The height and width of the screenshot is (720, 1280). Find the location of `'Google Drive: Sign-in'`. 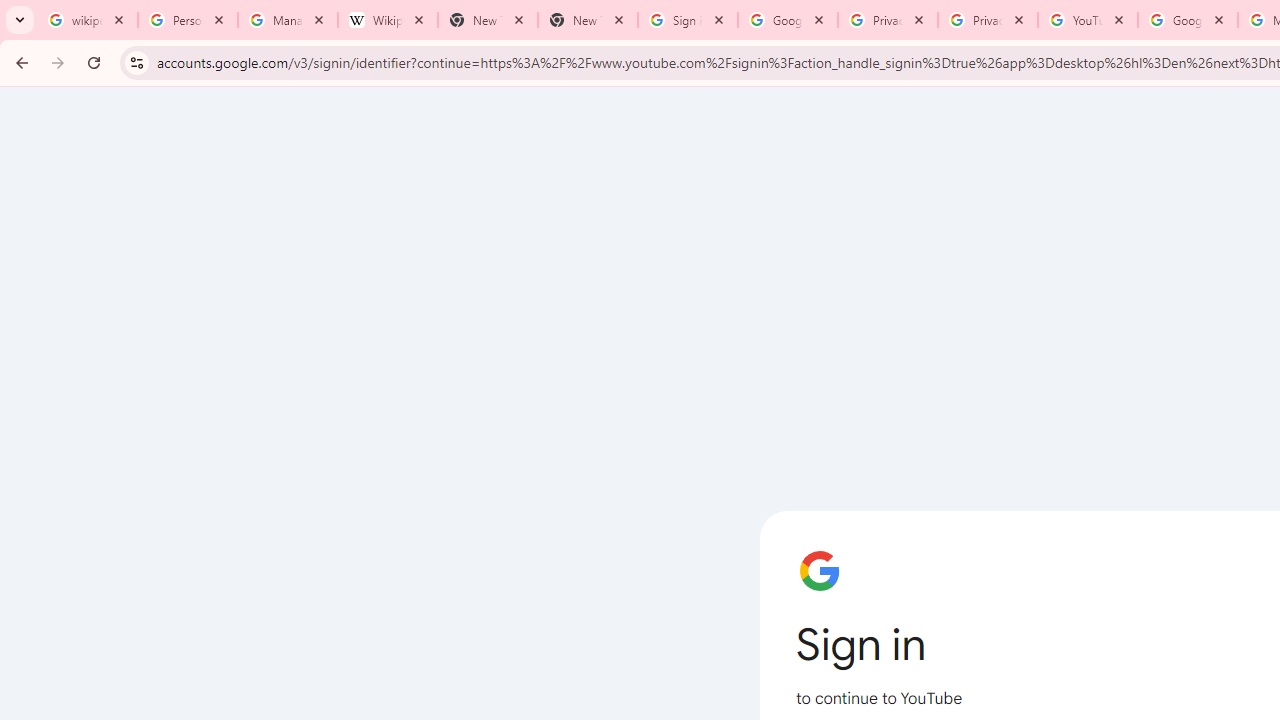

'Google Drive: Sign-in' is located at coordinates (787, 20).